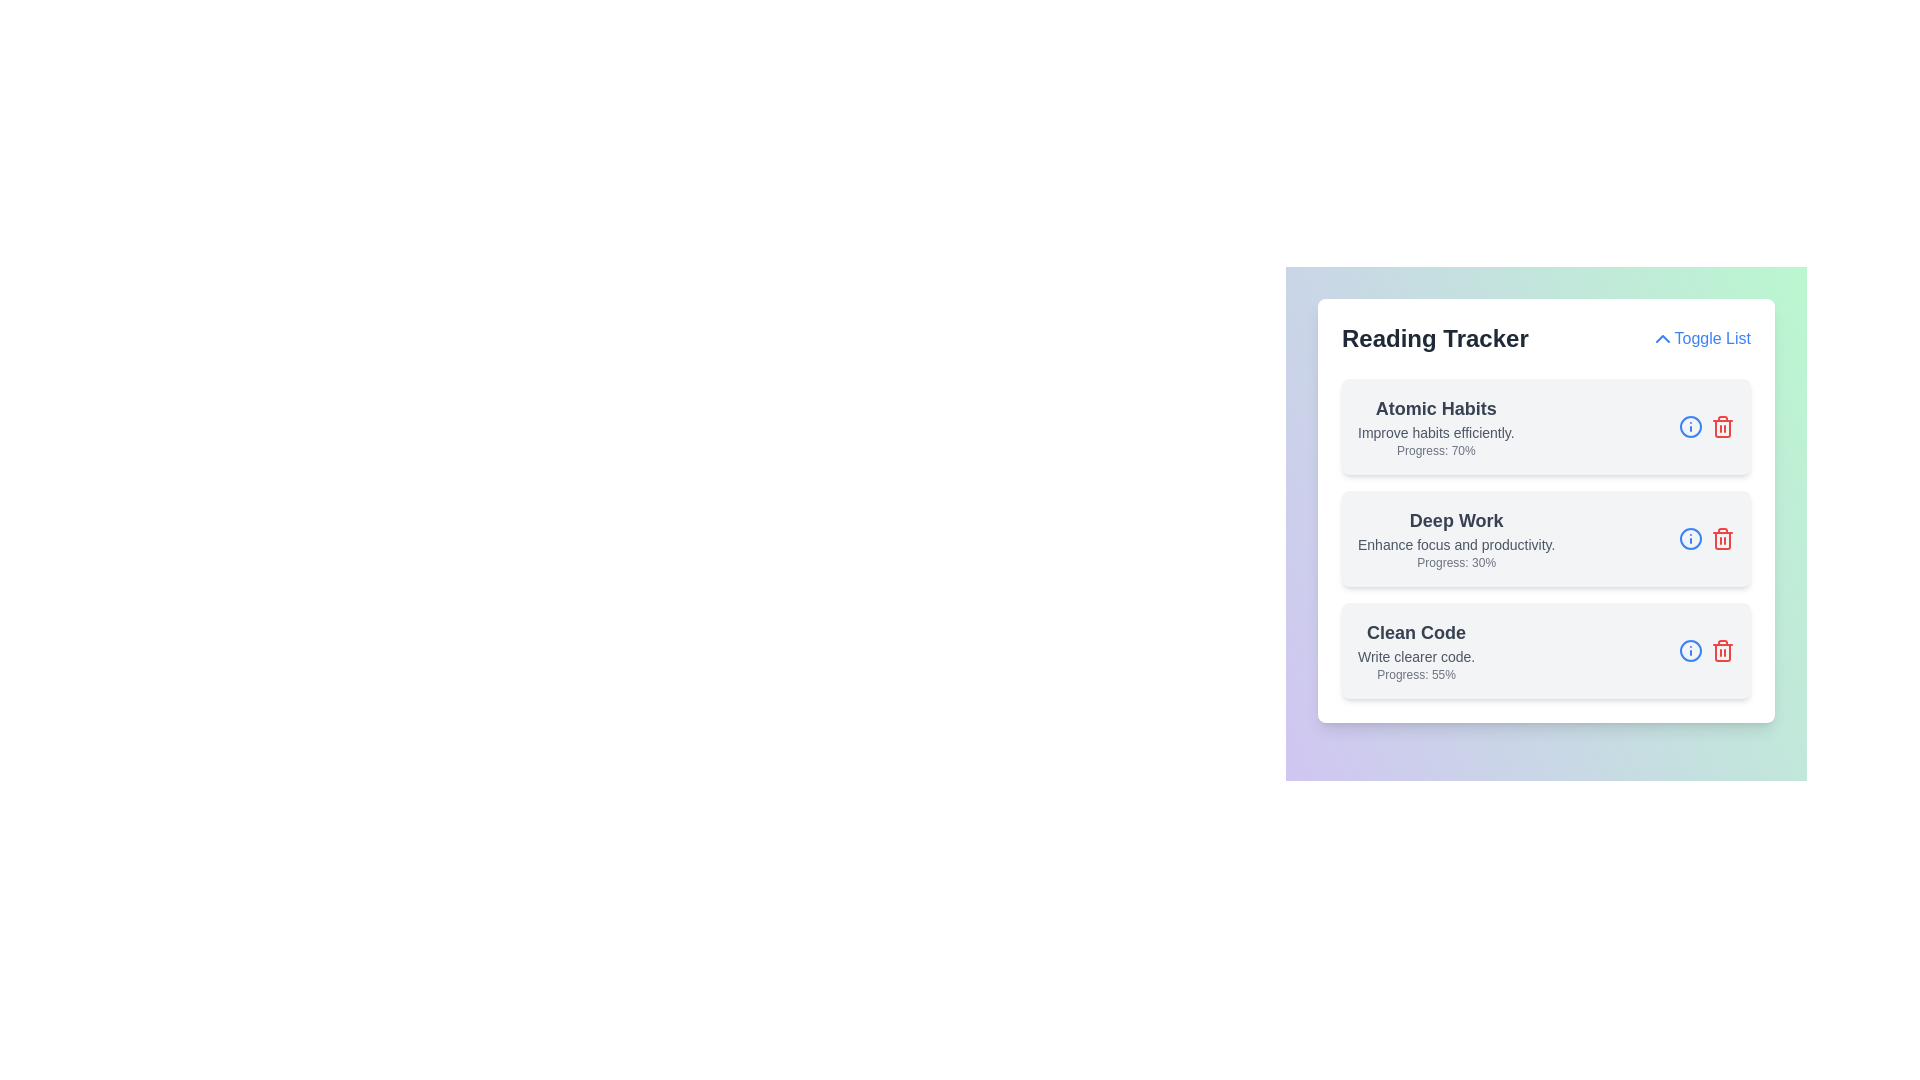 The width and height of the screenshot is (1920, 1080). Describe the element at coordinates (1435, 426) in the screenshot. I see `the multi-line text component displaying 'Atomic Habits' with the subtitle 'Improve habits efficiently.' and progress indicator 'Progress: 70%' in the reading tracker interface` at that location.